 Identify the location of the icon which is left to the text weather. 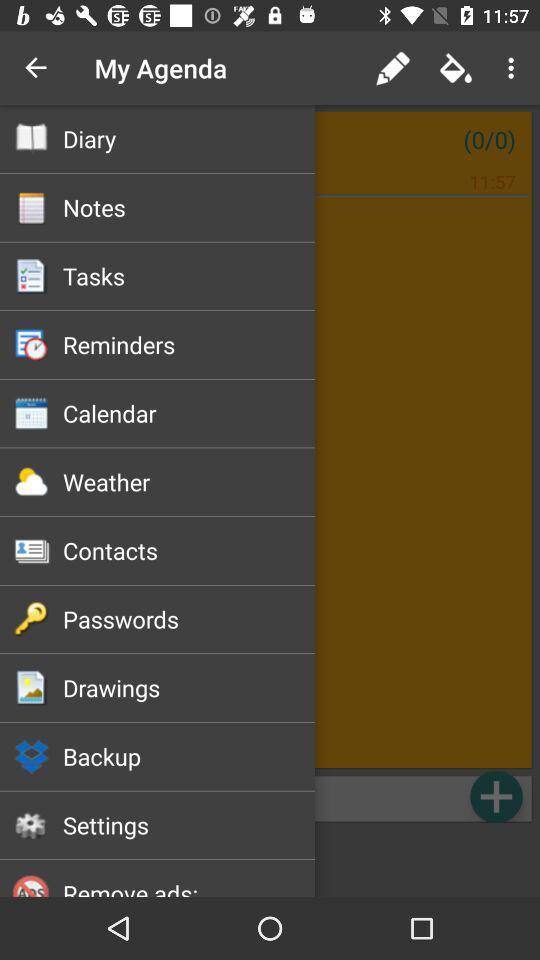
(31, 481).